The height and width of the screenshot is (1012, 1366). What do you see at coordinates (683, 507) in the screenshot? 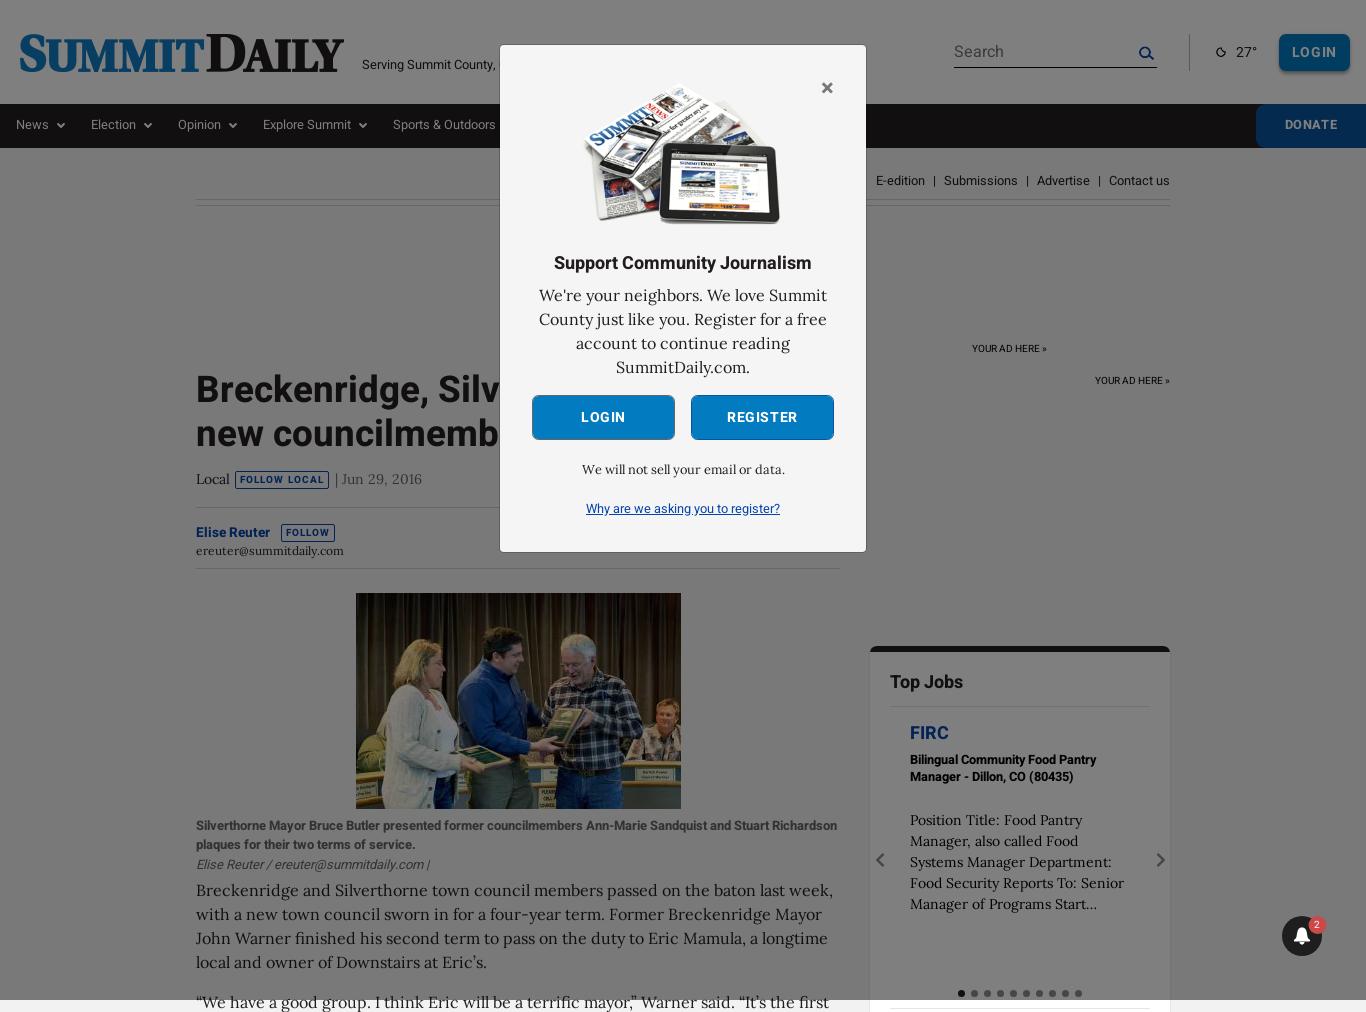
I see `'Why are we asking you to register?'` at bounding box center [683, 507].